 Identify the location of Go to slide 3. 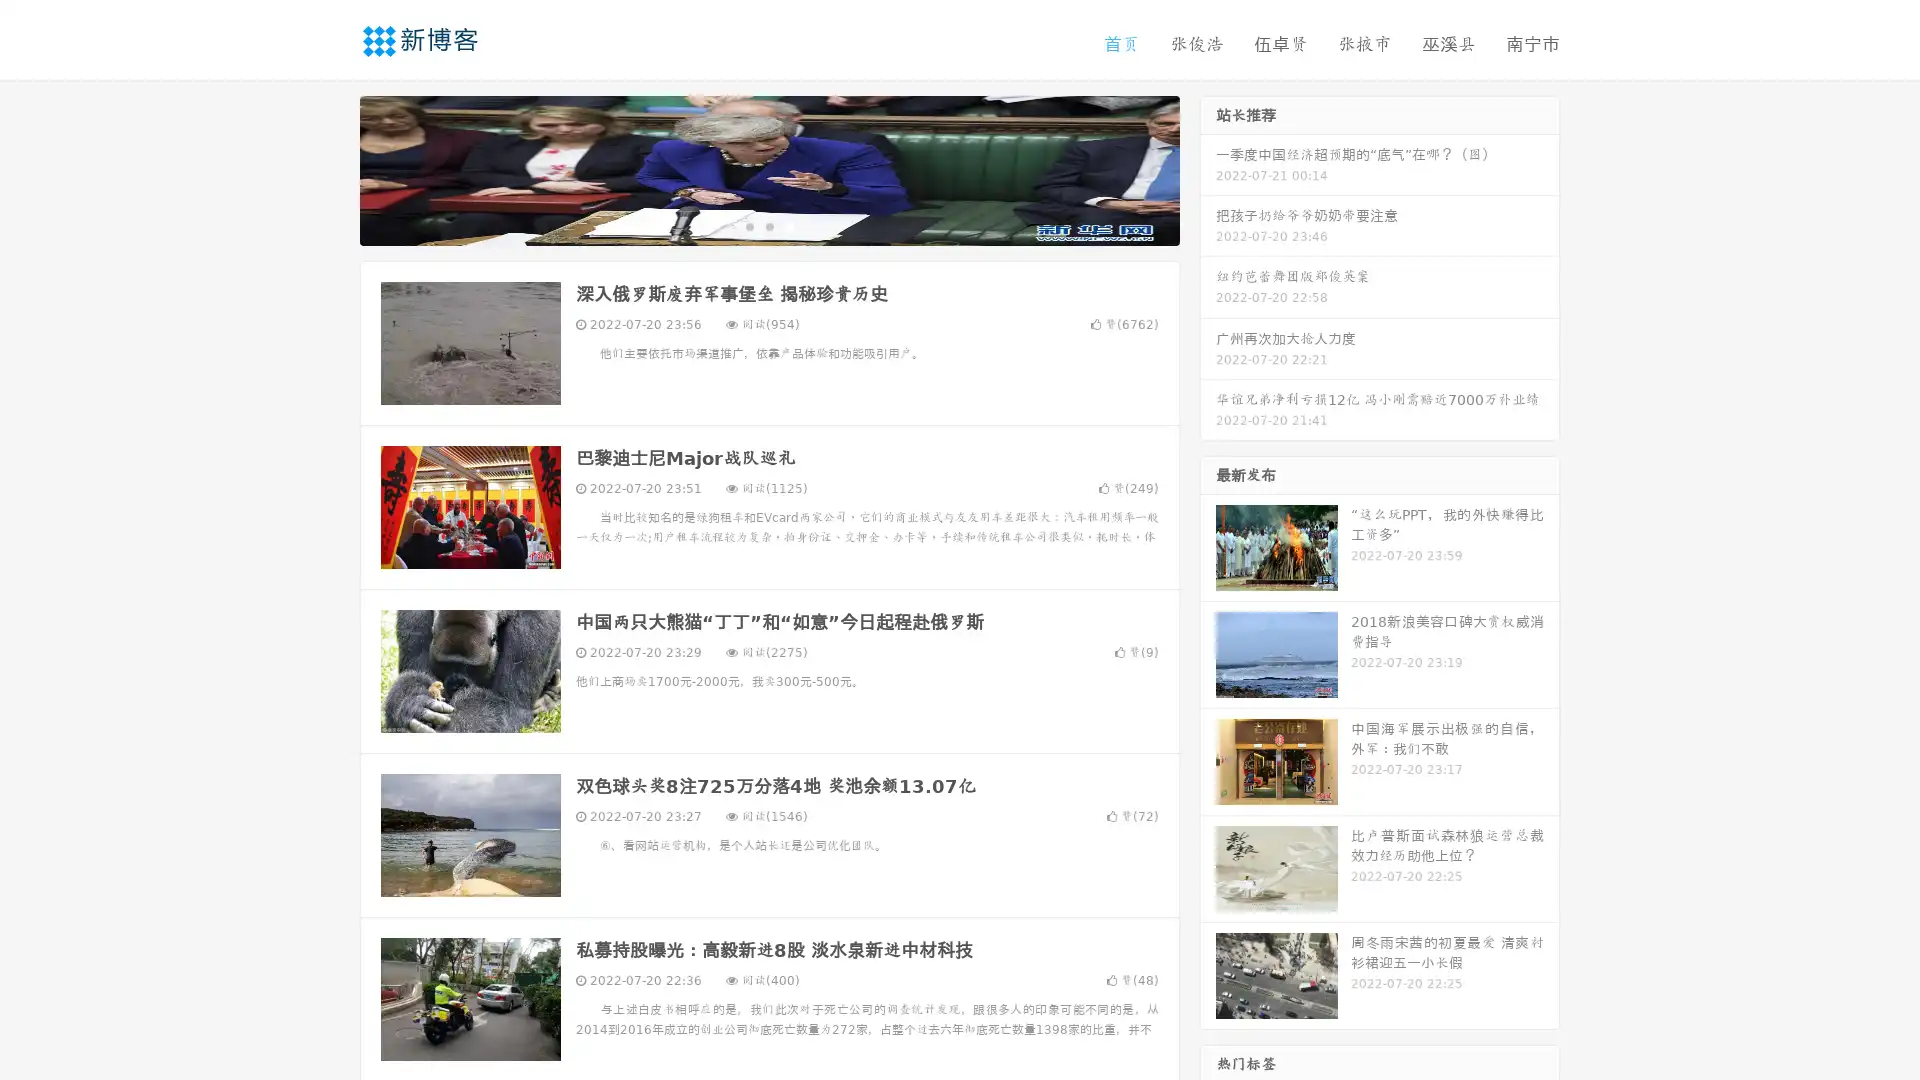
(789, 225).